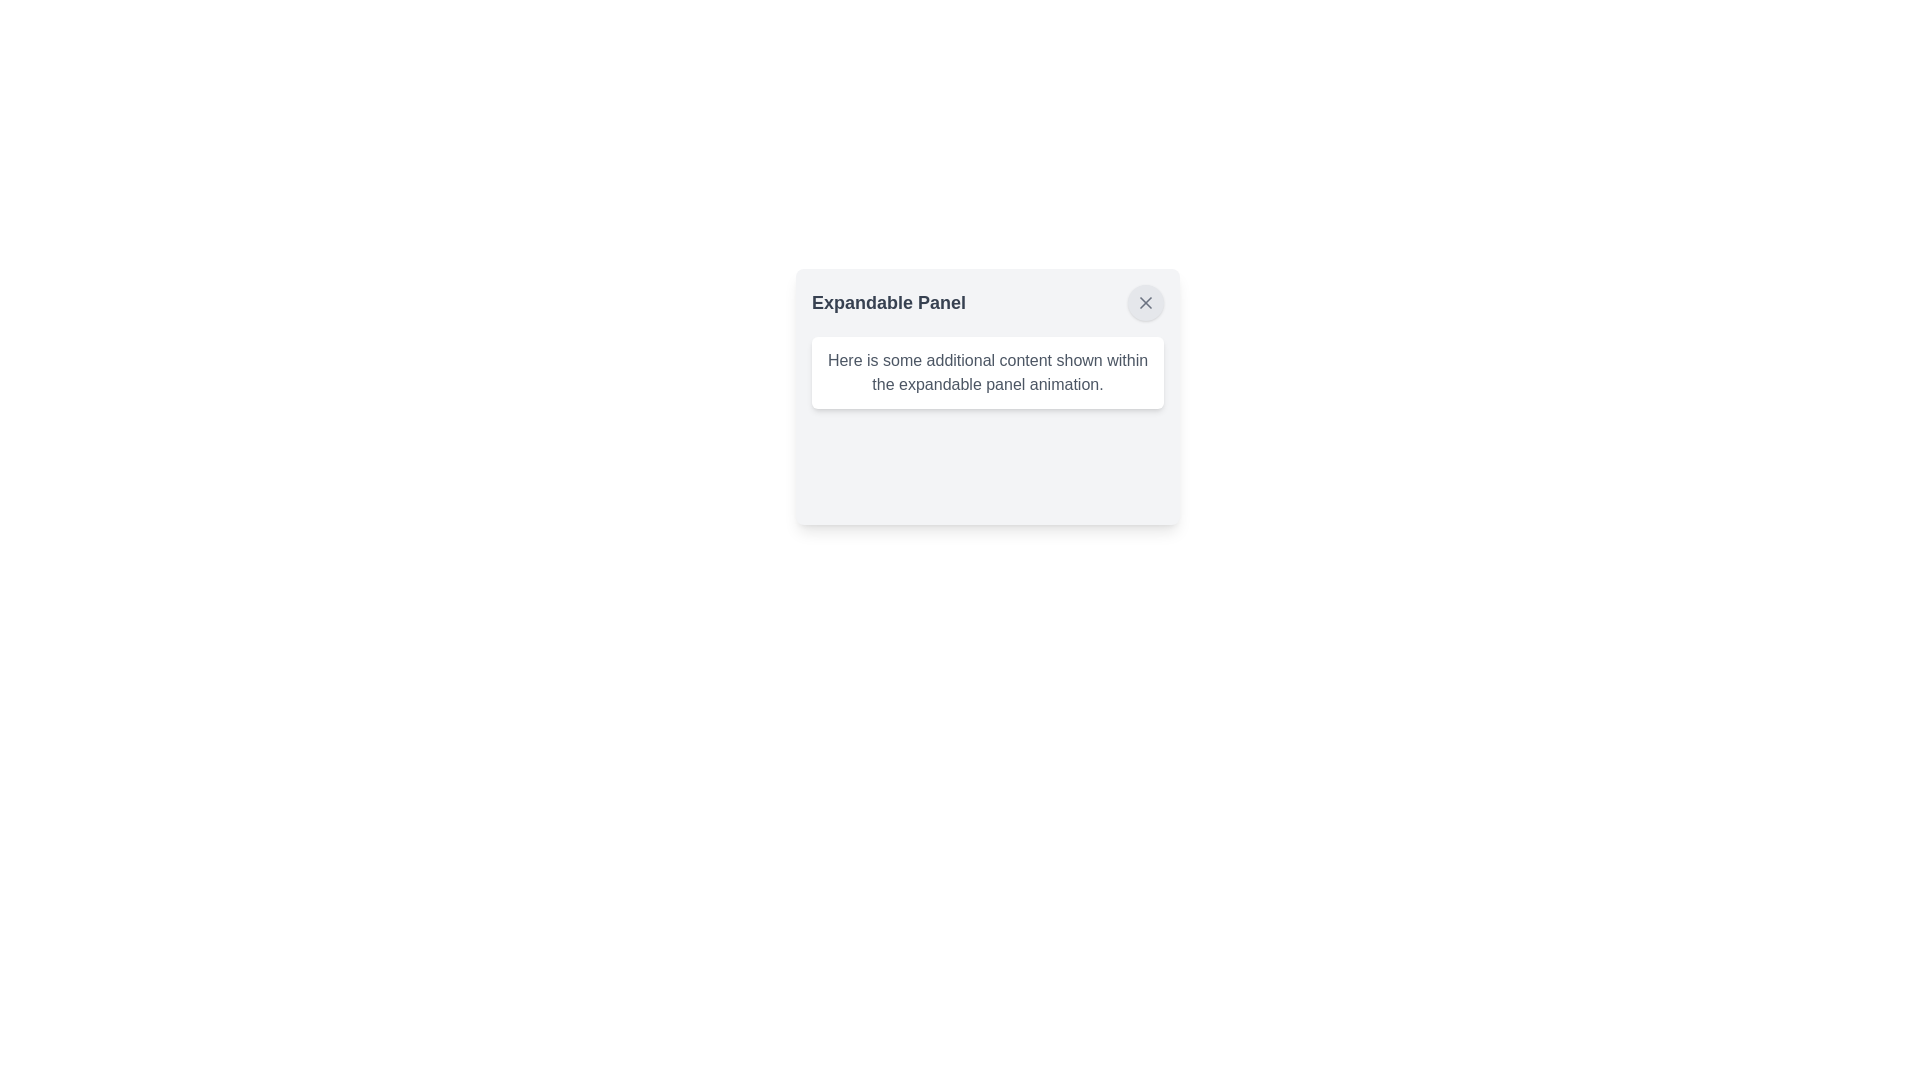  What do you see at coordinates (988, 373) in the screenshot?
I see `text content displayed in the informational area of the 'Expandable Panel', which is located below the panel's title text` at bounding box center [988, 373].